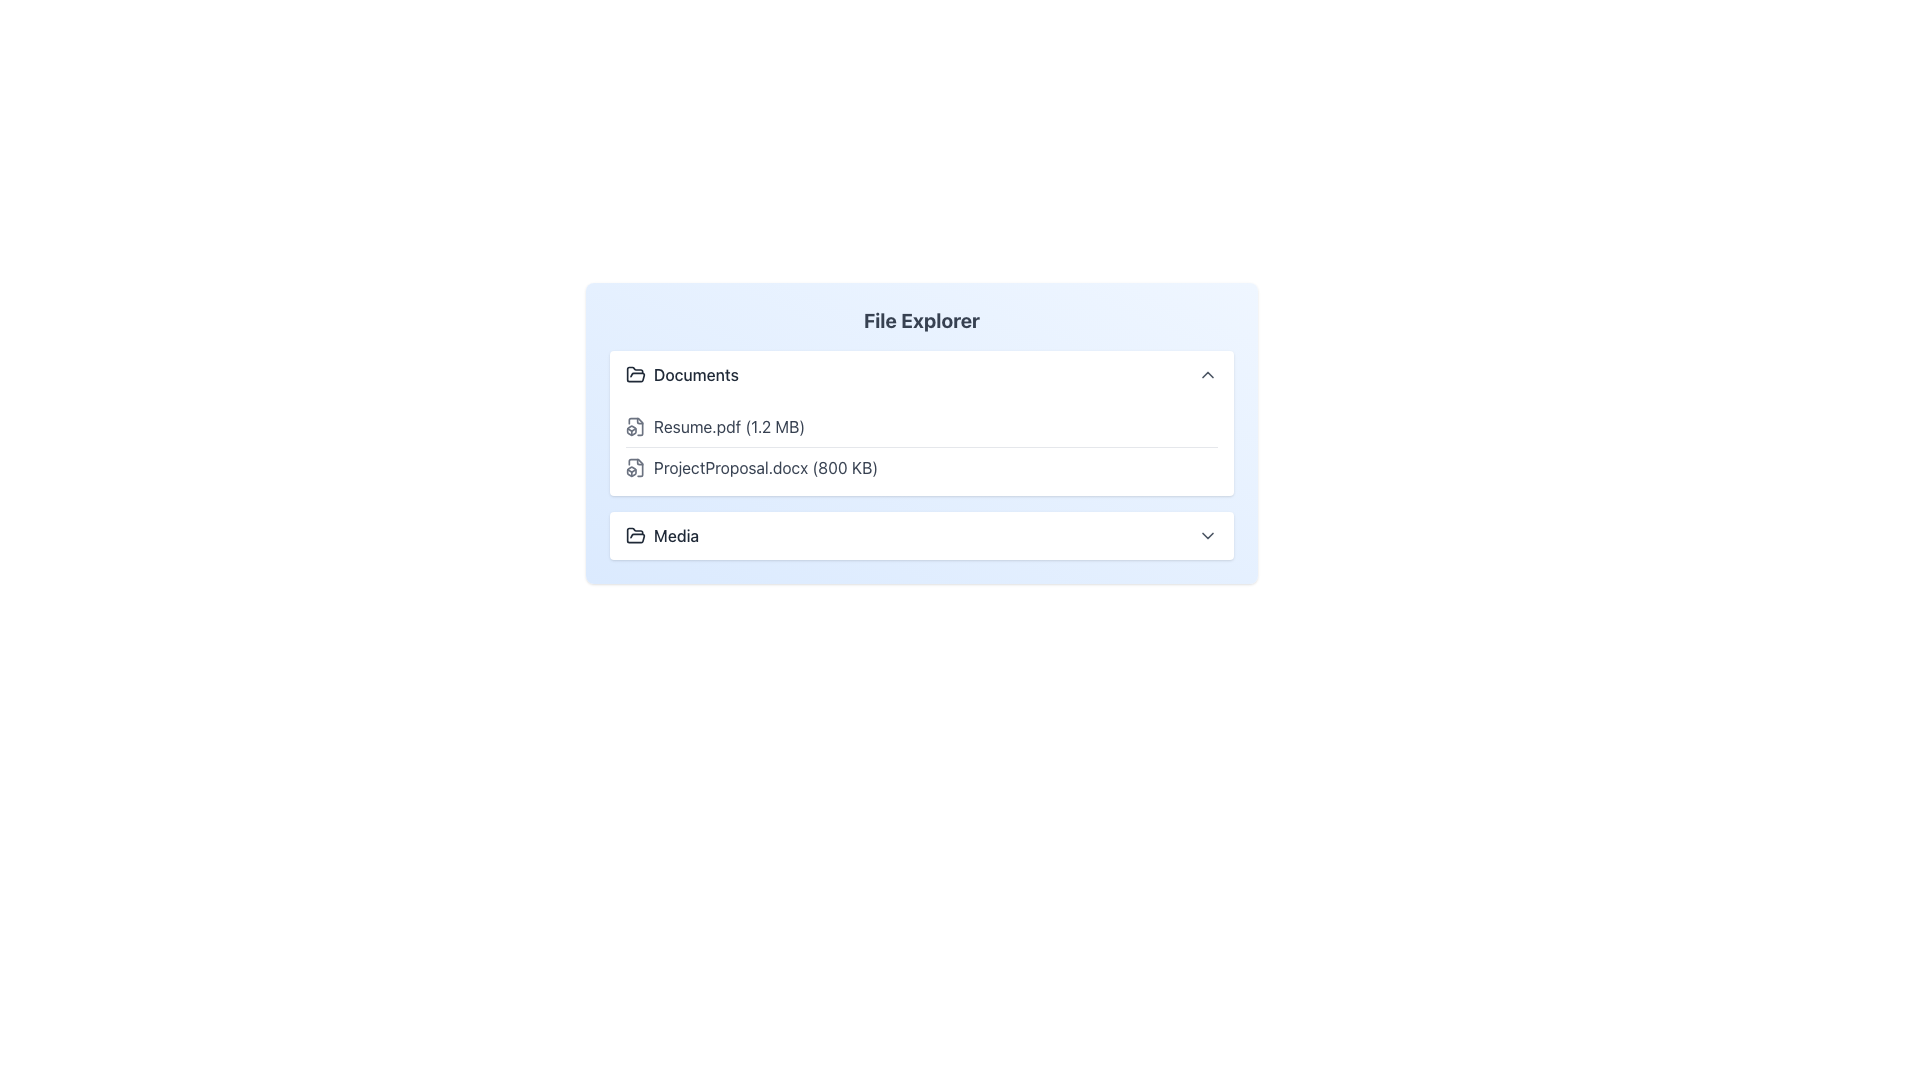 This screenshot has height=1080, width=1920. What do you see at coordinates (920, 535) in the screenshot?
I see `the 'Media' button located at the bottom of the list` at bounding box center [920, 535].